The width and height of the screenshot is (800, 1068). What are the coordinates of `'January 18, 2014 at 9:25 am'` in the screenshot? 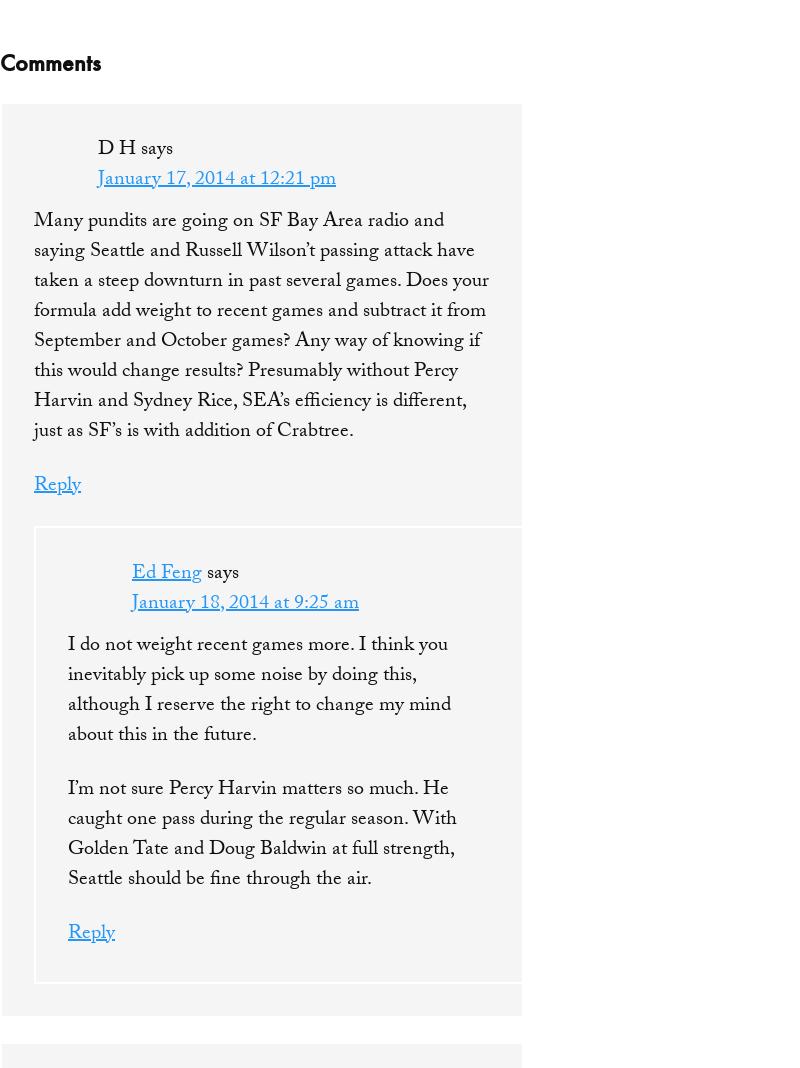 It's located at (244, 602).